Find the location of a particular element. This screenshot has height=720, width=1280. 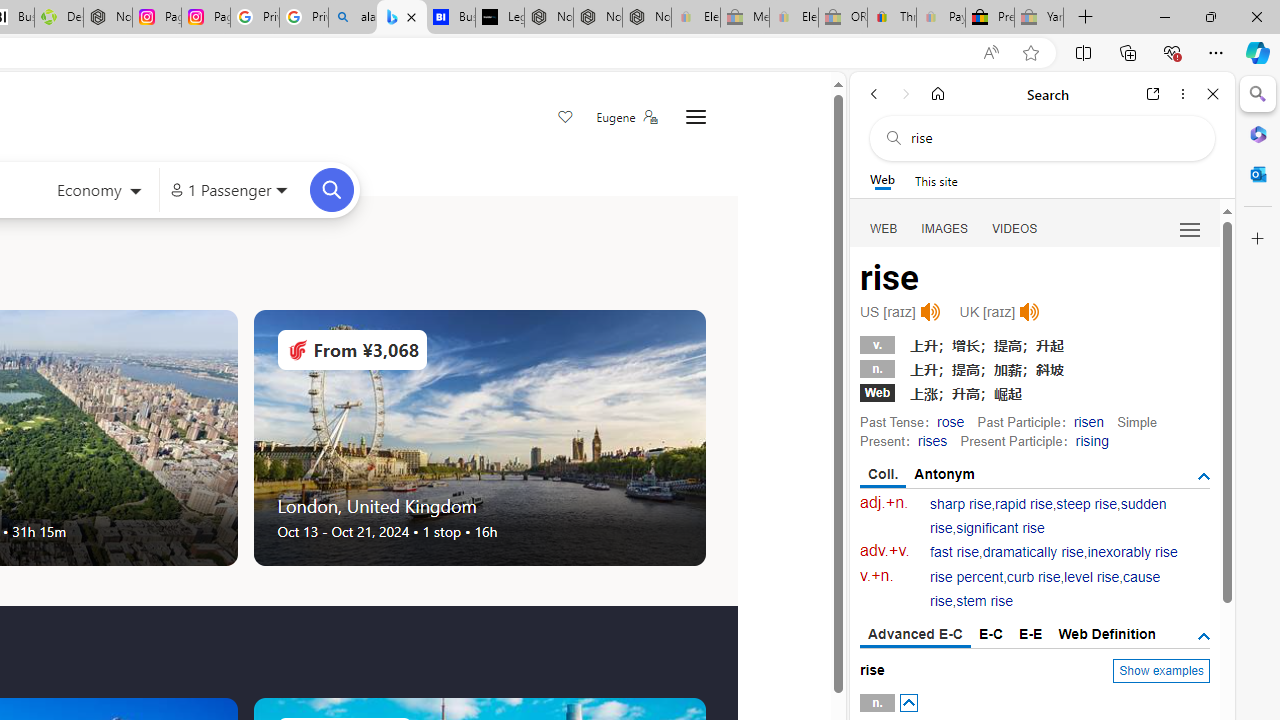

'Advanced E-C' is located at coordinates (914, 635).